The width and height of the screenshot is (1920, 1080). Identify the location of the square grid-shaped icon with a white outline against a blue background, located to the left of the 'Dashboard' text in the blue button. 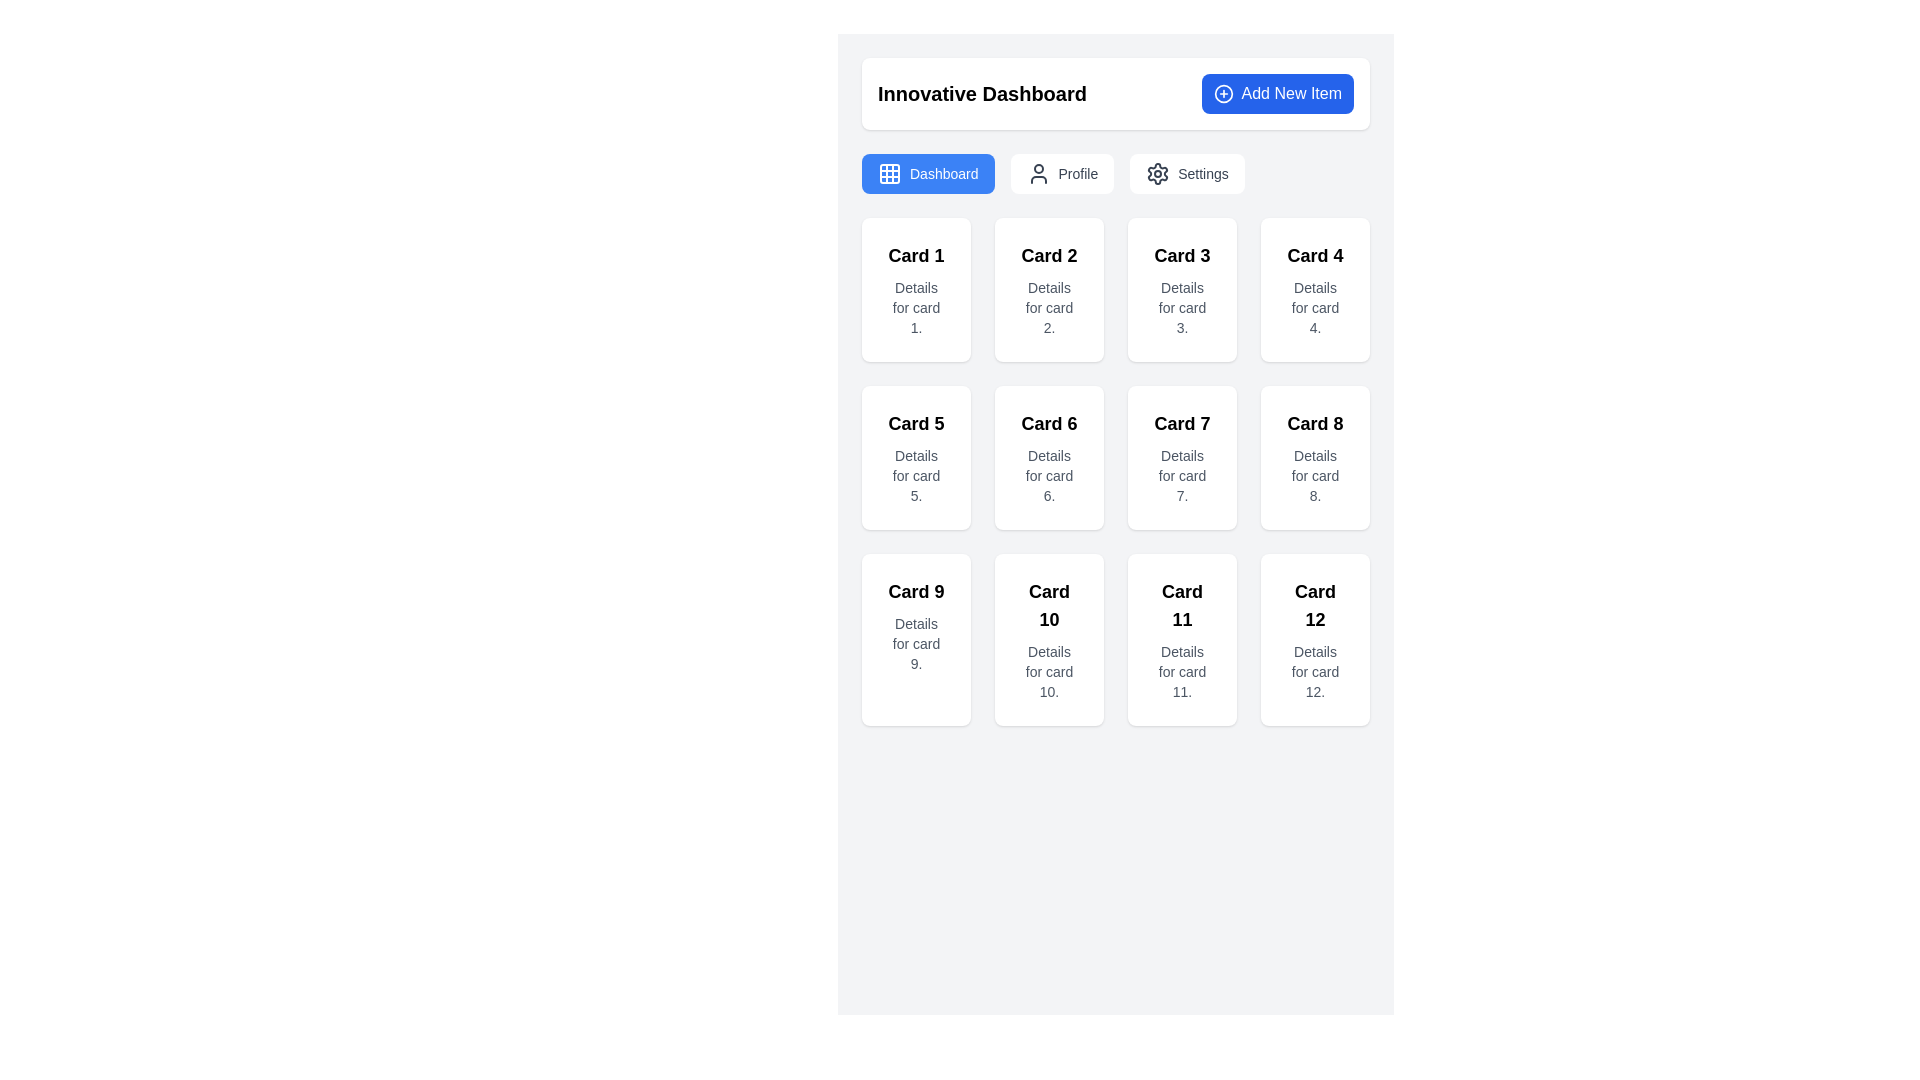
(888, 172).